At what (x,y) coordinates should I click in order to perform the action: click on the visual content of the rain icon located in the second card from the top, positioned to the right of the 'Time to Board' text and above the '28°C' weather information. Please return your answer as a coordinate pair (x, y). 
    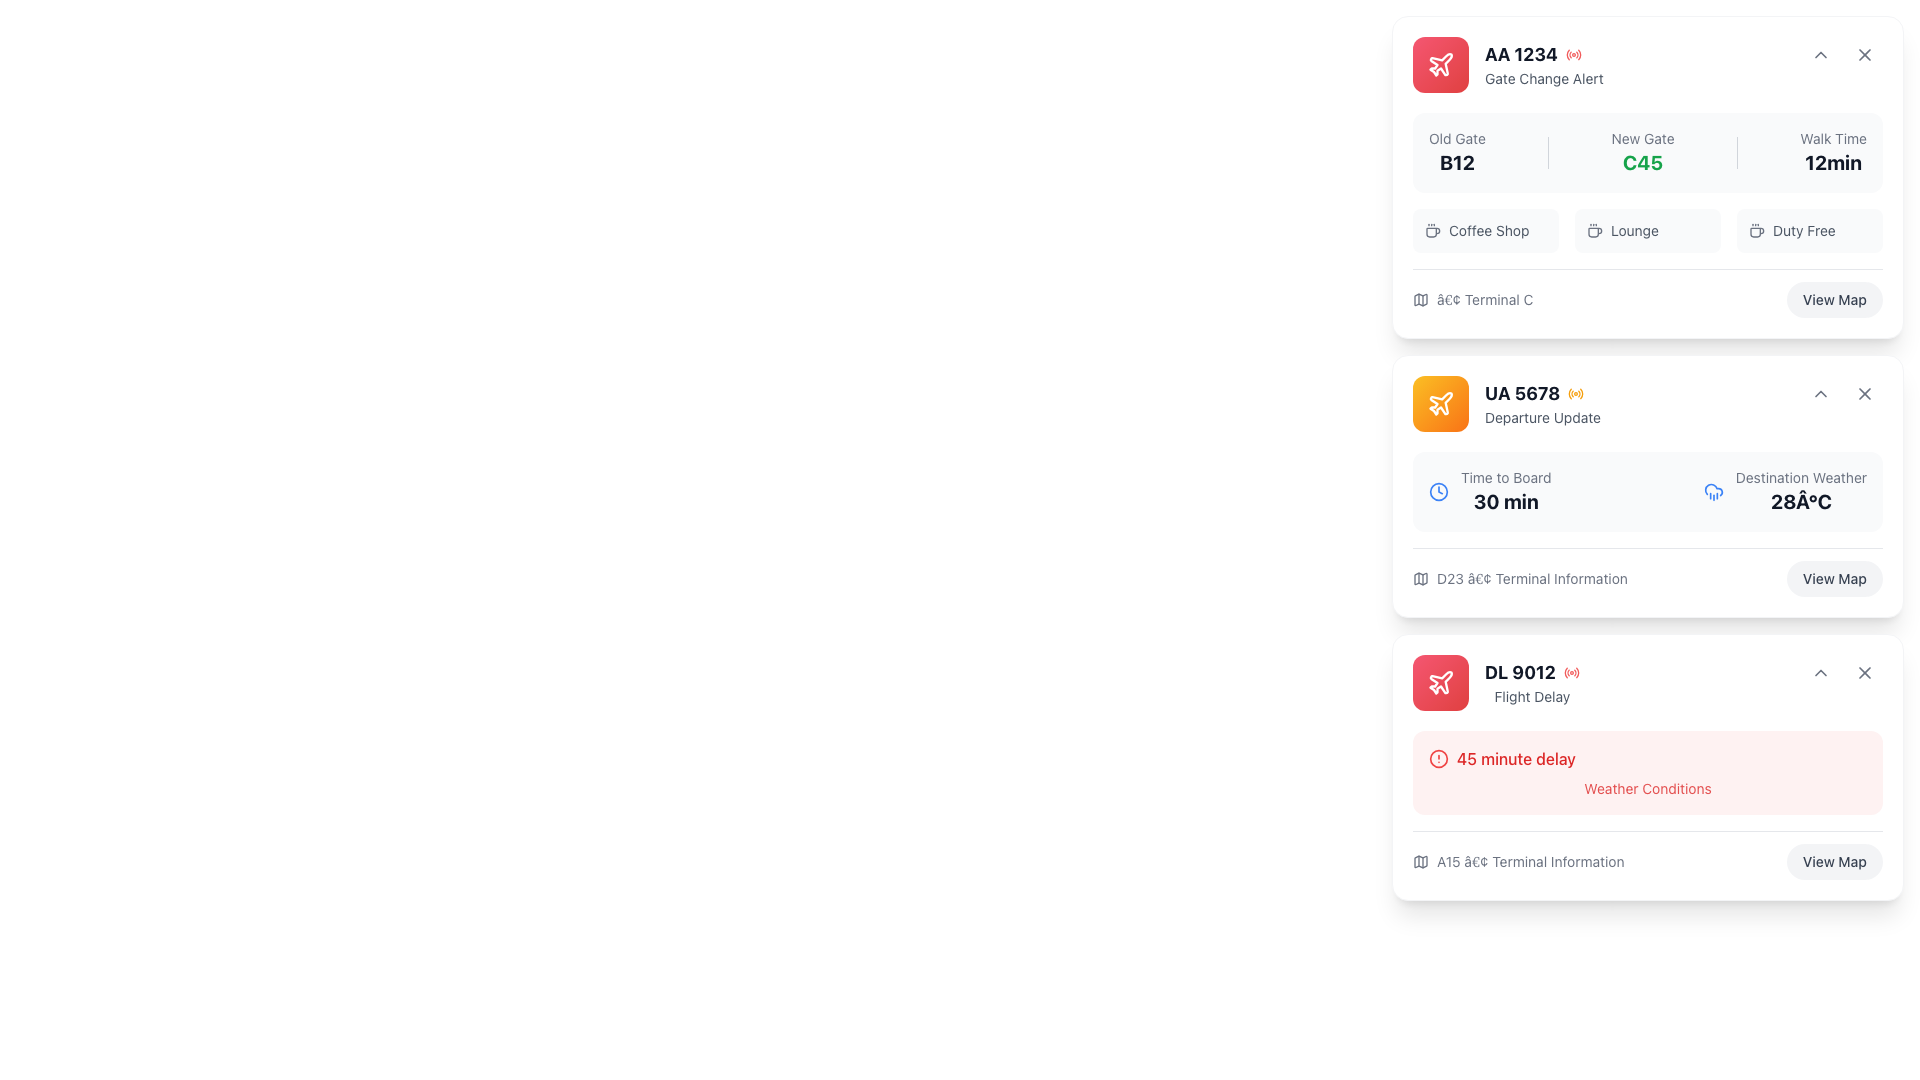
    Looking at the image, I should click on (1712, 492).